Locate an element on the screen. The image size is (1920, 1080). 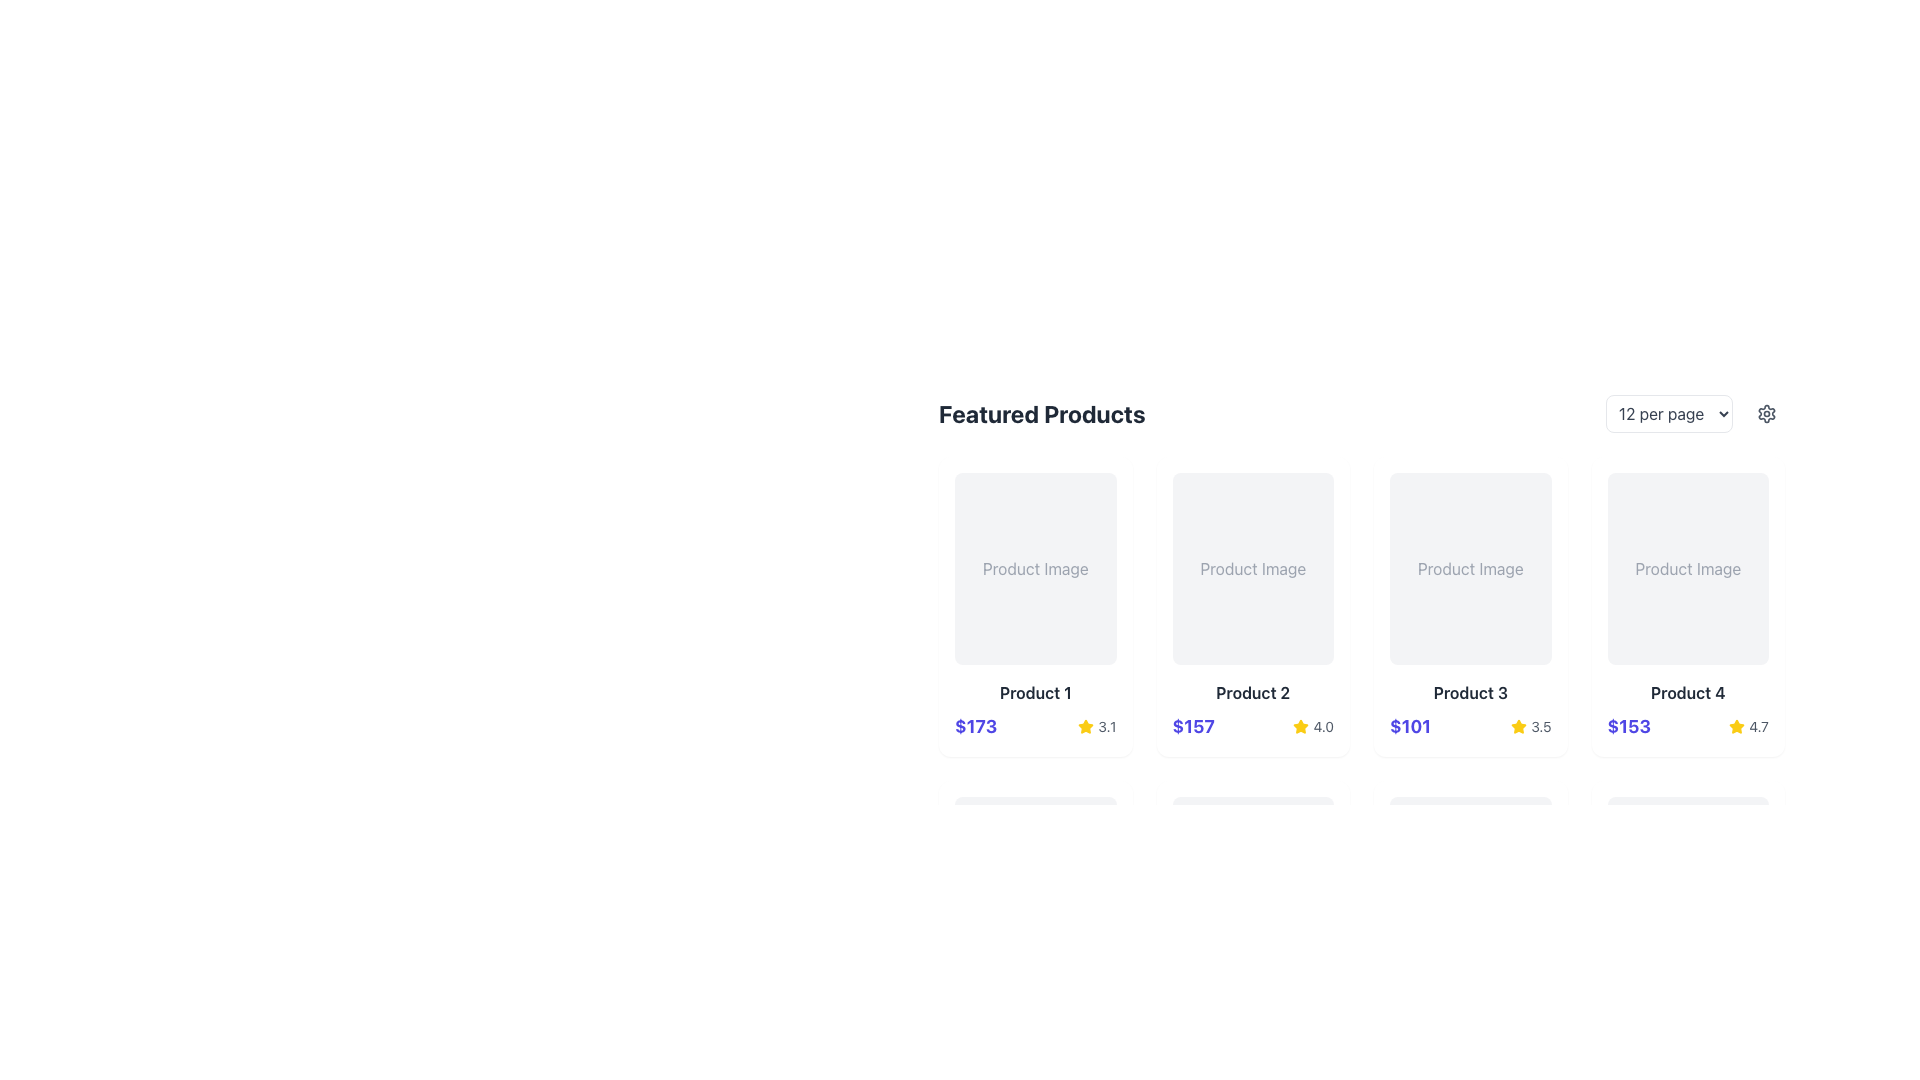
the dropdown menu labeled '12 per page' located in the top-right corner of the 'Featured Products' section is located at coordinates (1694, 412).